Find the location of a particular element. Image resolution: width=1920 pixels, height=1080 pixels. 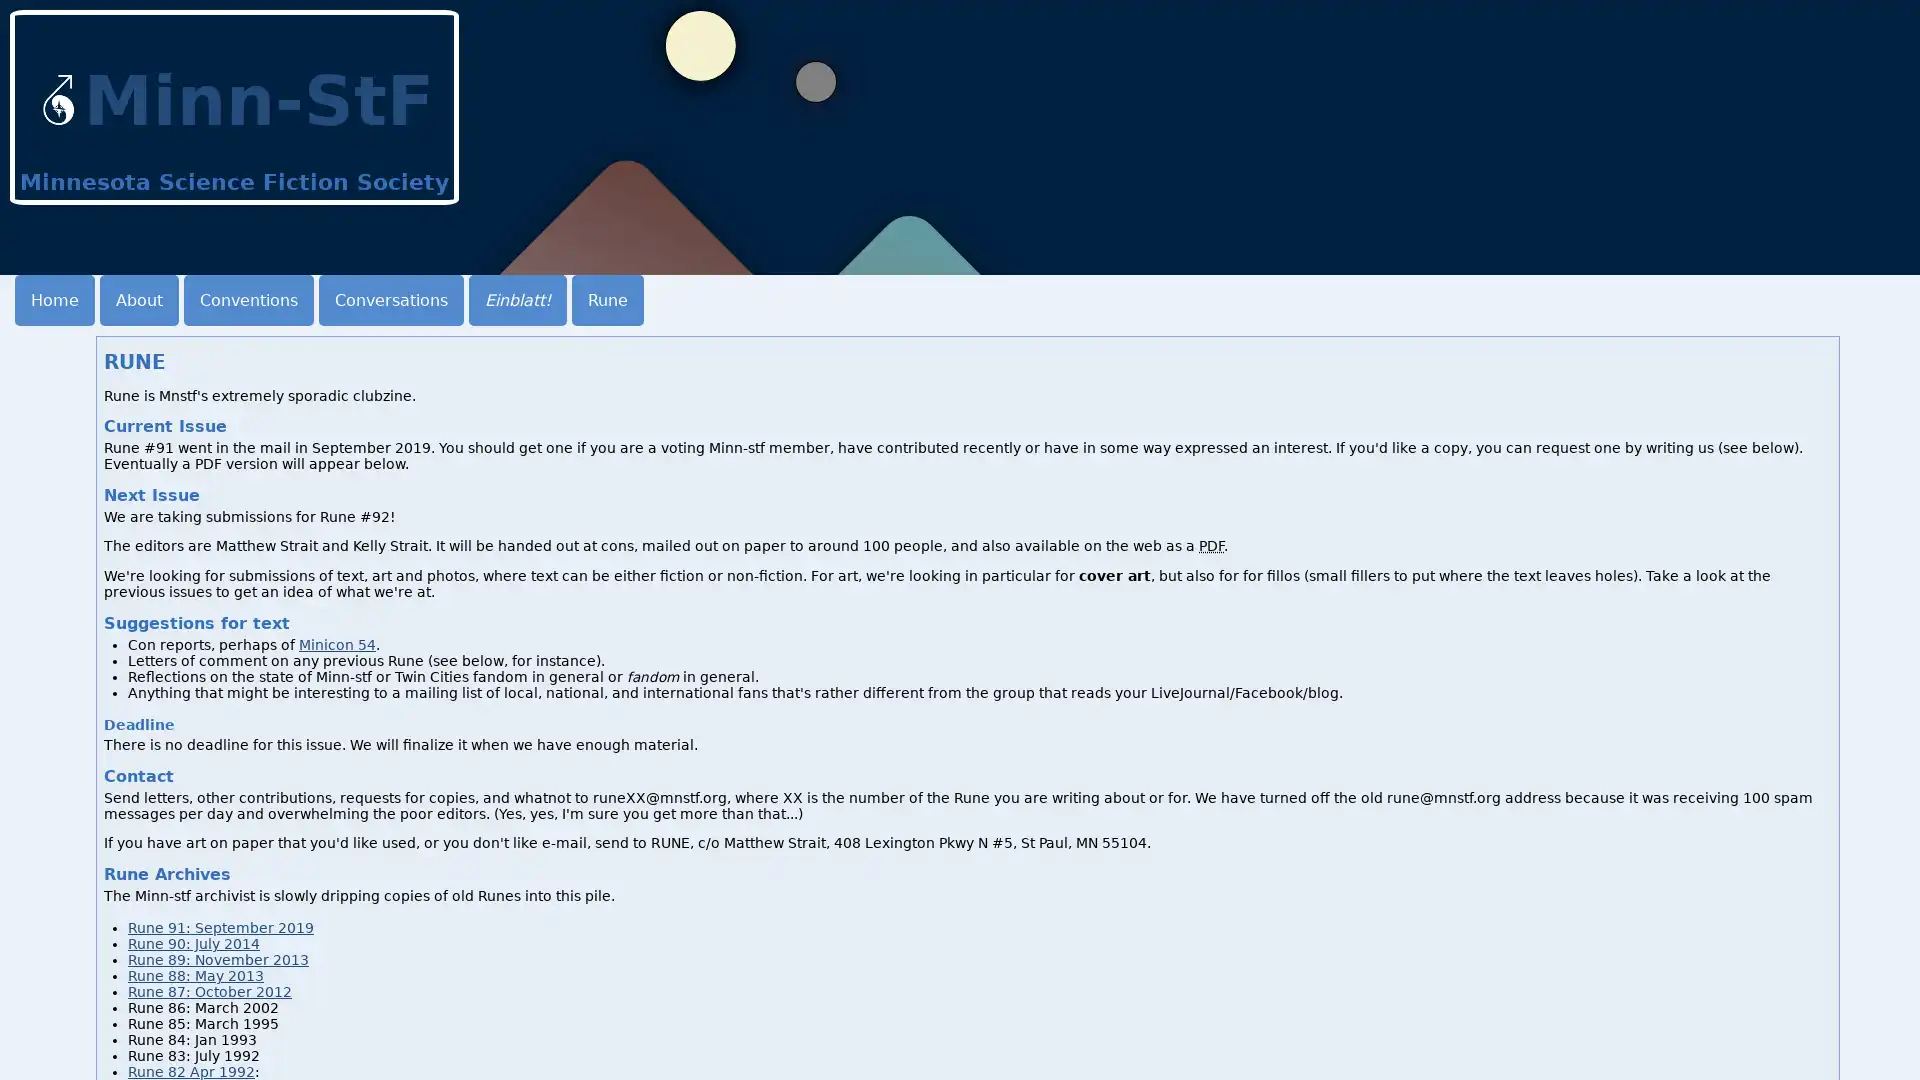

Home is located at coordinates (54, 300).